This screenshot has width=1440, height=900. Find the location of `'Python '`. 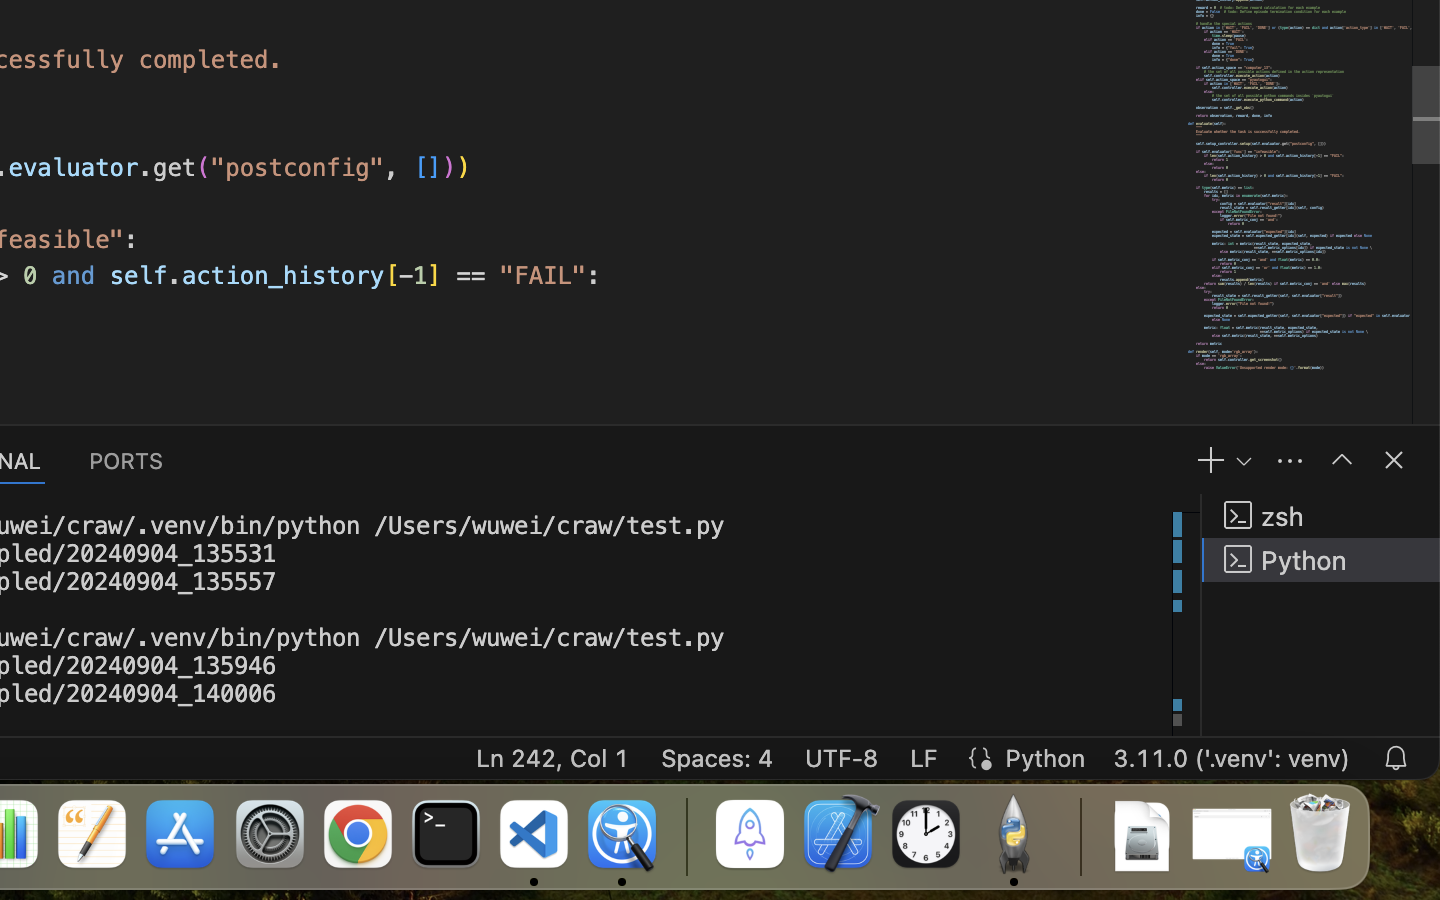

'Python ' is located at coordinates (1320, 558).